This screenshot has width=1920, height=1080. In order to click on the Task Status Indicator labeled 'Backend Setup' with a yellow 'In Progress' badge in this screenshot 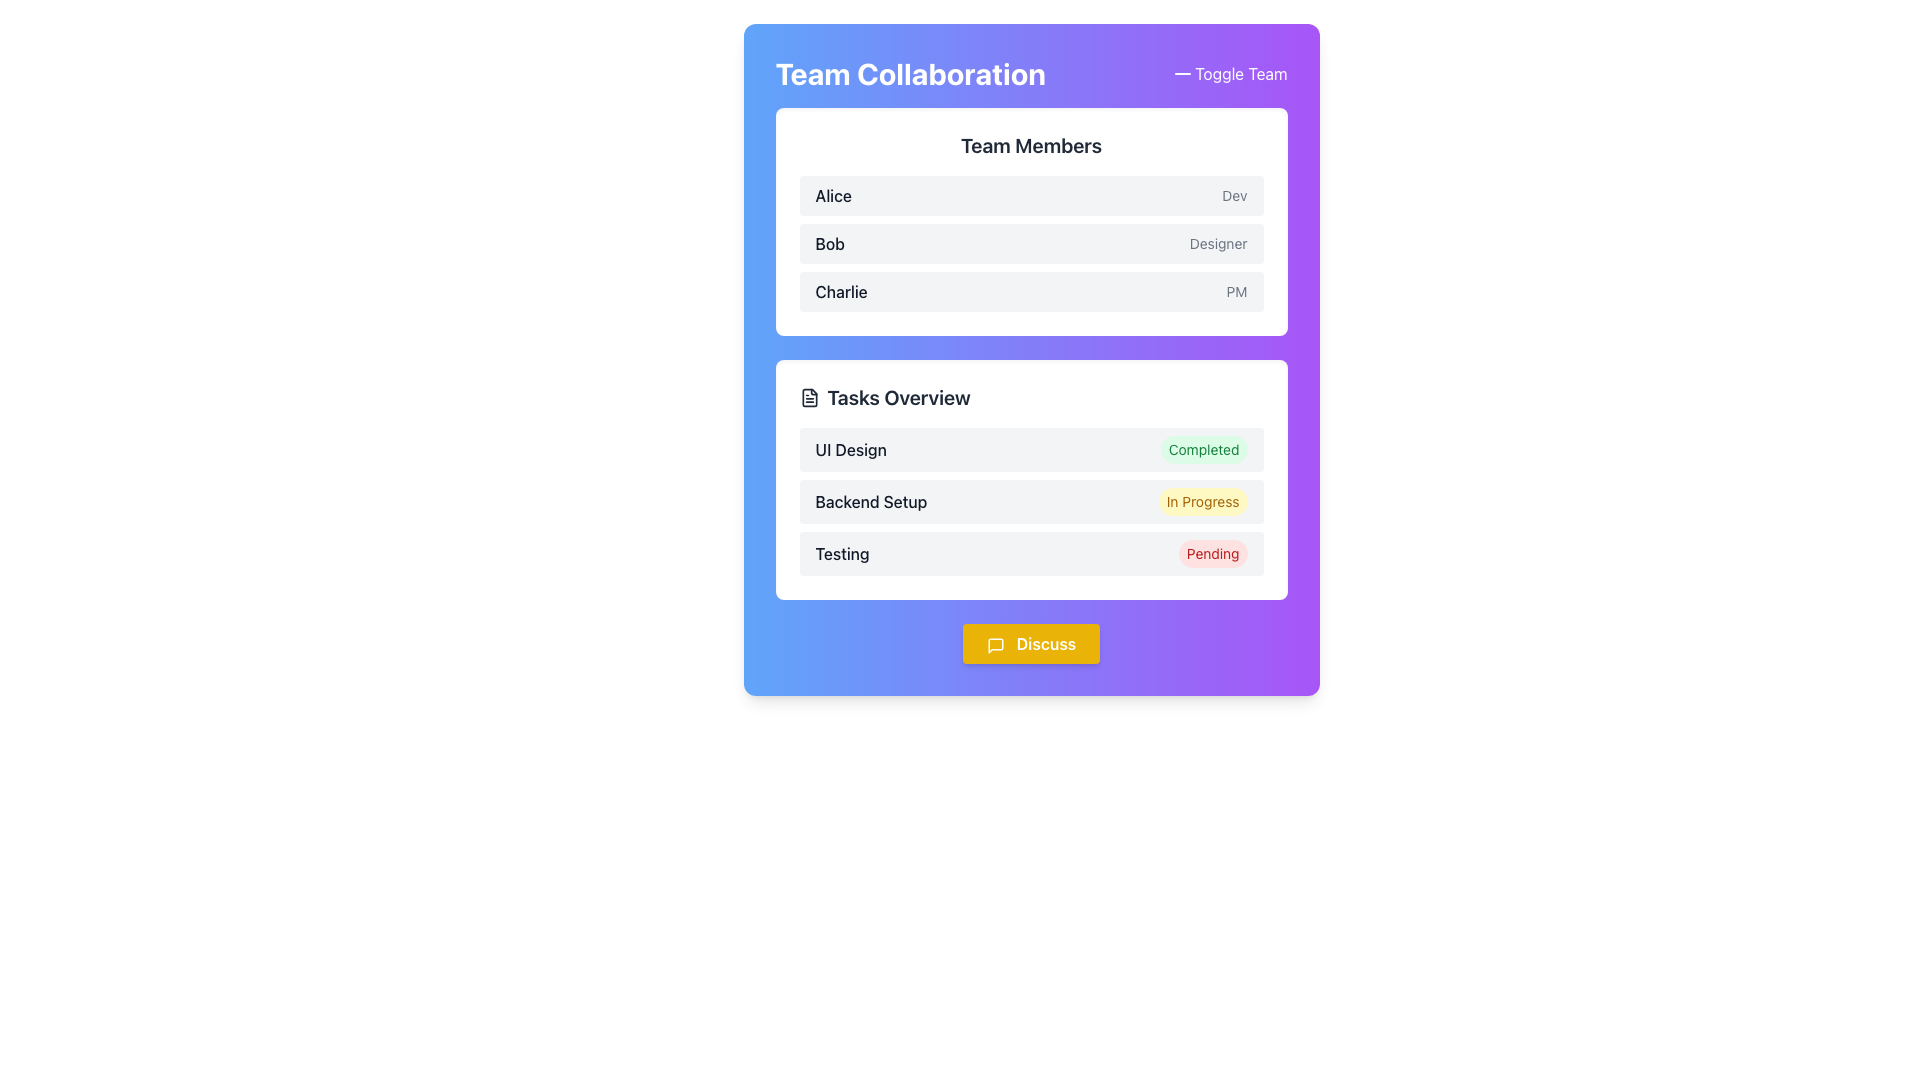, I will do `click(1031, 500)`.